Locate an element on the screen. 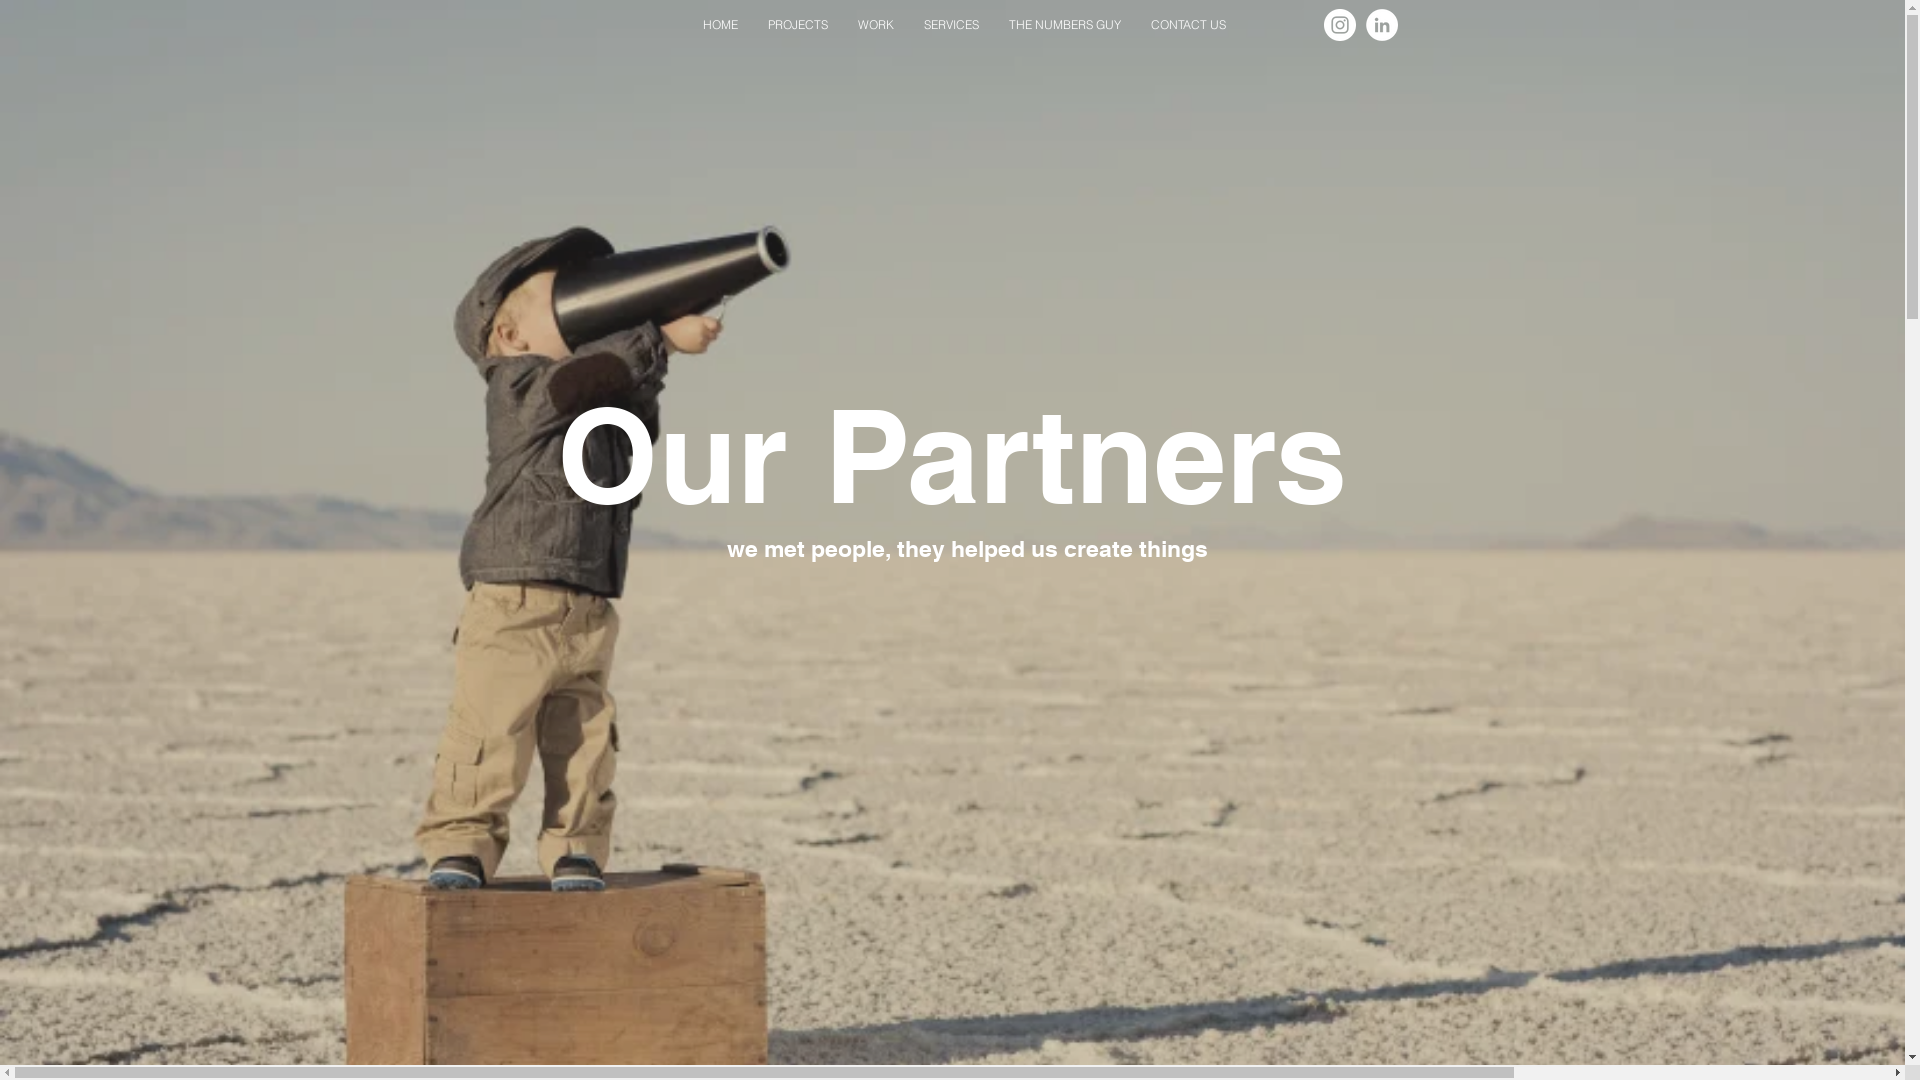  'PROJECTS' is located at coordinates (796, 24).